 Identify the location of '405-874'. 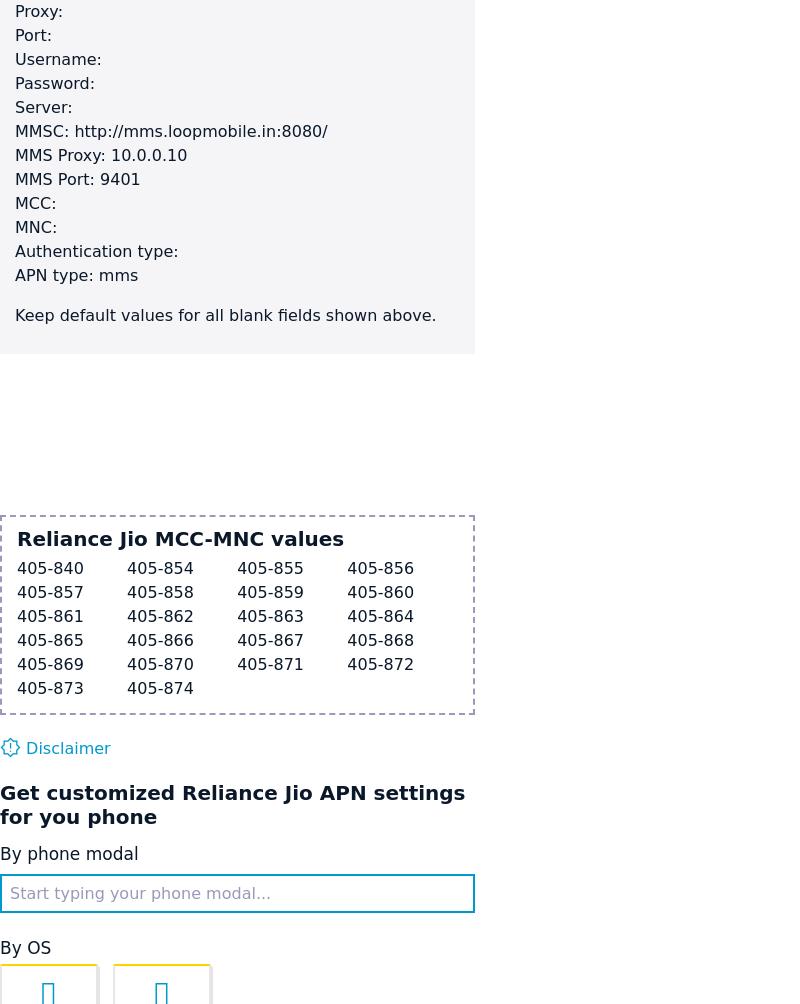
(126, 687).